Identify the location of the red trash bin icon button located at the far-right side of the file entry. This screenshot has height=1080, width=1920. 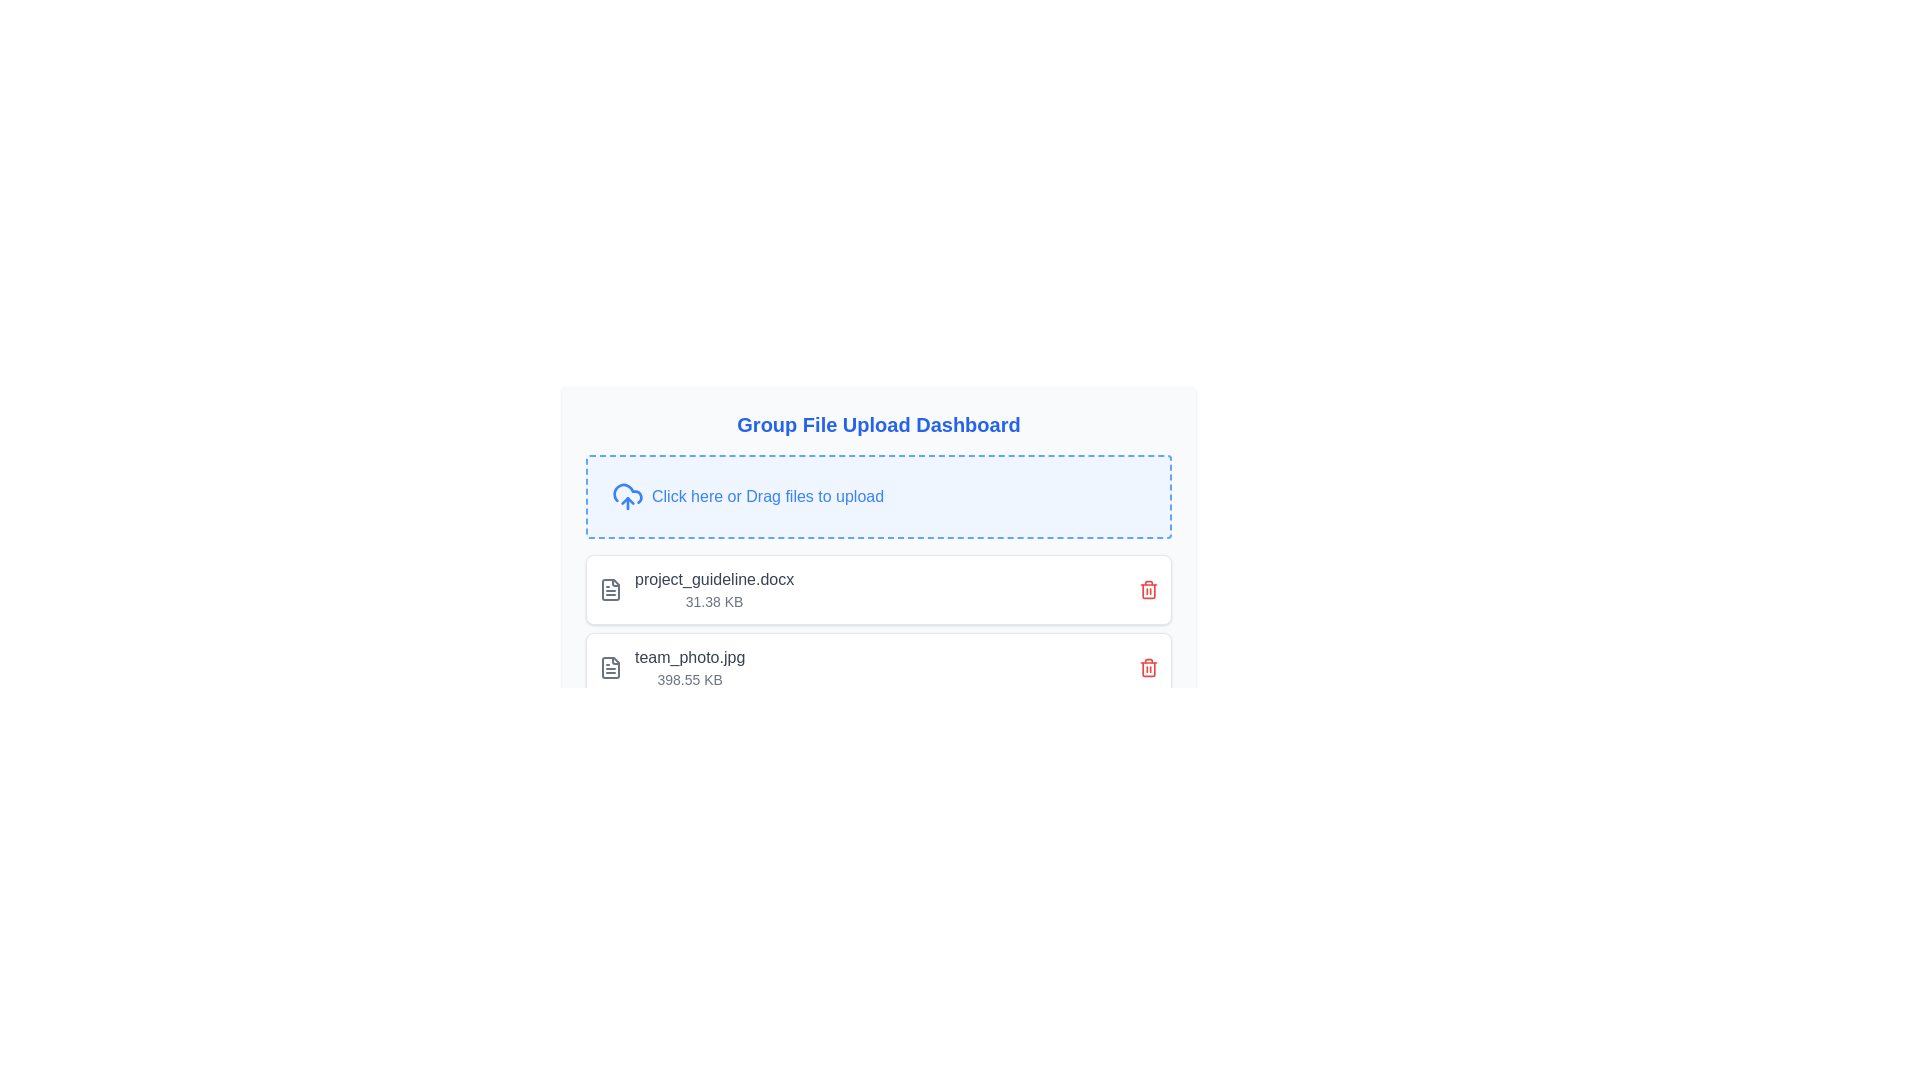
(1148, 589).